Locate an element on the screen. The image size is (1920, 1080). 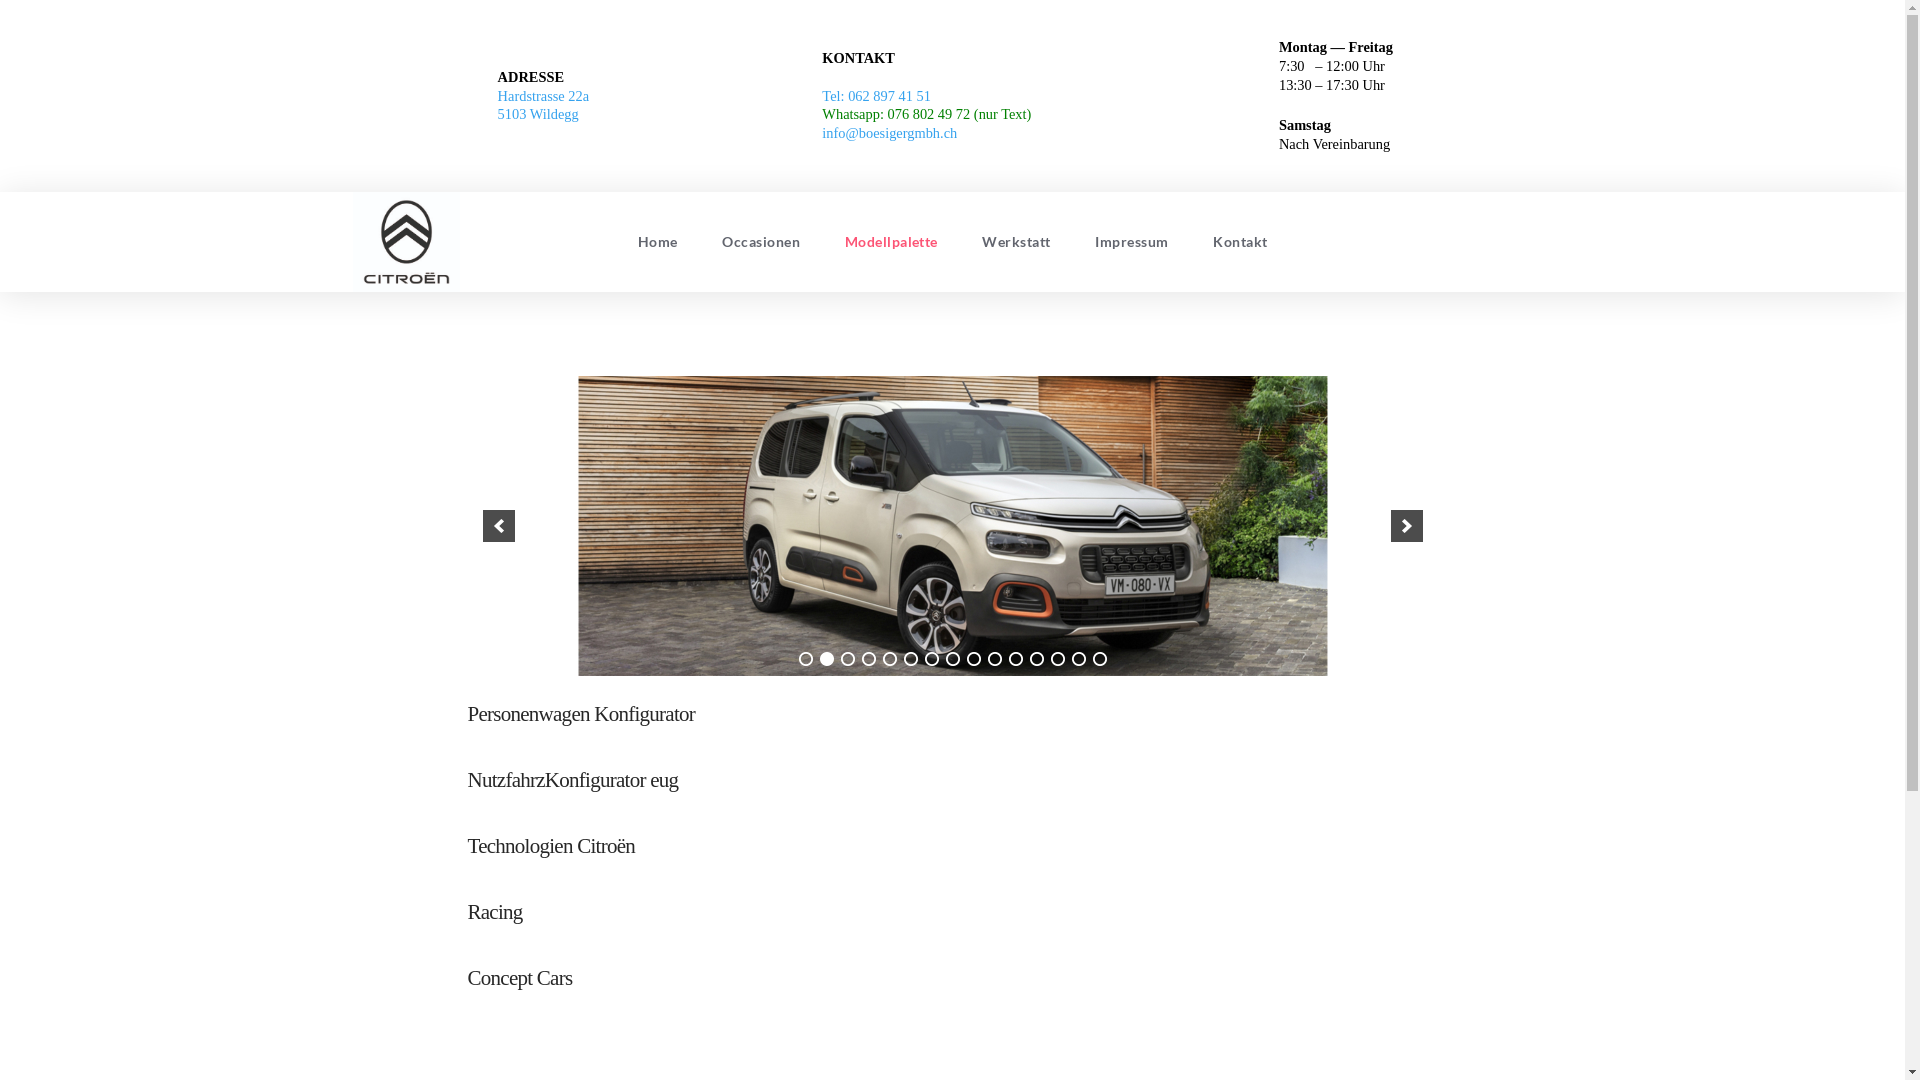
'Personenwagen Konfigurator' is located at coordinates (580, 712).